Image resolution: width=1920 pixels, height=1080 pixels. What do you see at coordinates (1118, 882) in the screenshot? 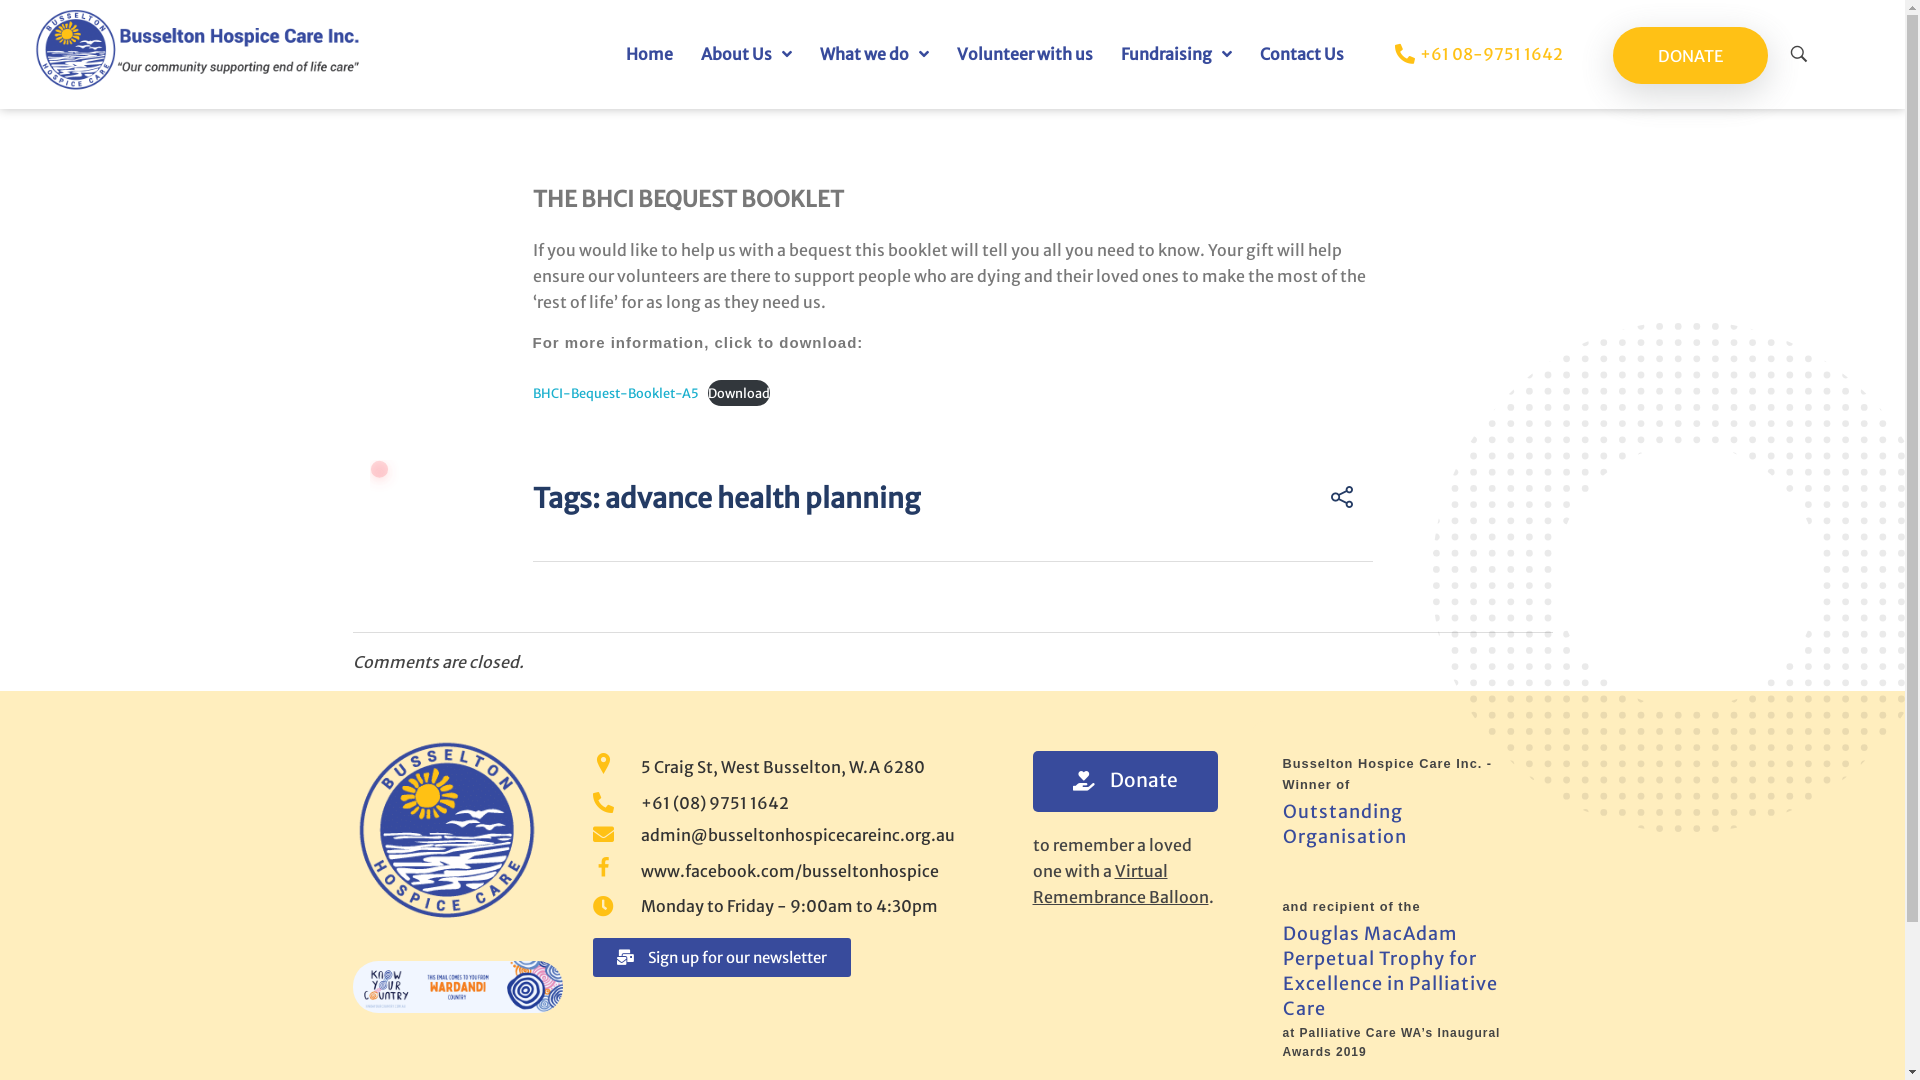
I see `'Virtual Remembrance Balloon'` at bounding box center [1118, 882].